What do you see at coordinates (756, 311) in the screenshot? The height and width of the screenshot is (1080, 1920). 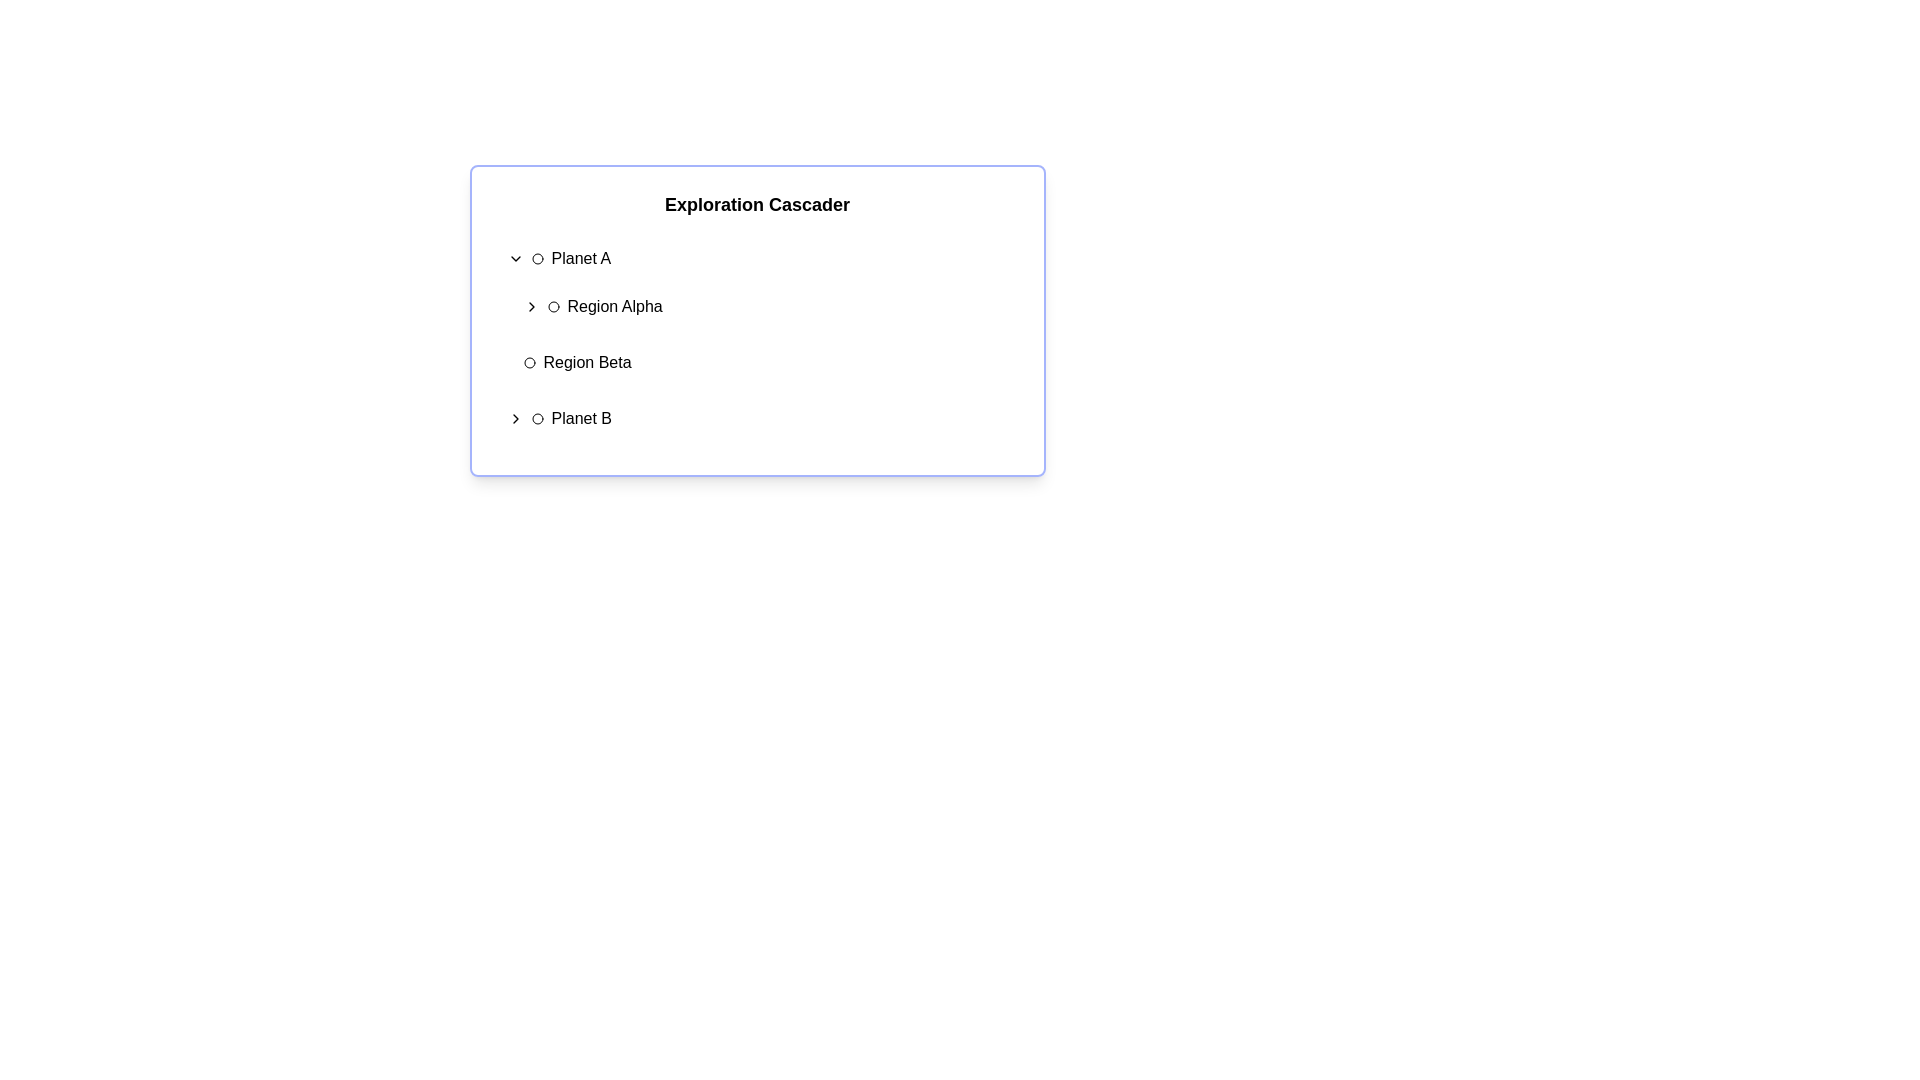 I see `the textual group containing the title 'Planet A' and sub-regions 'Region Alpha' and 'Region Beta', which is the first element among its siblings positioned at the upper section of the layout` at bounding box center [756, 311].